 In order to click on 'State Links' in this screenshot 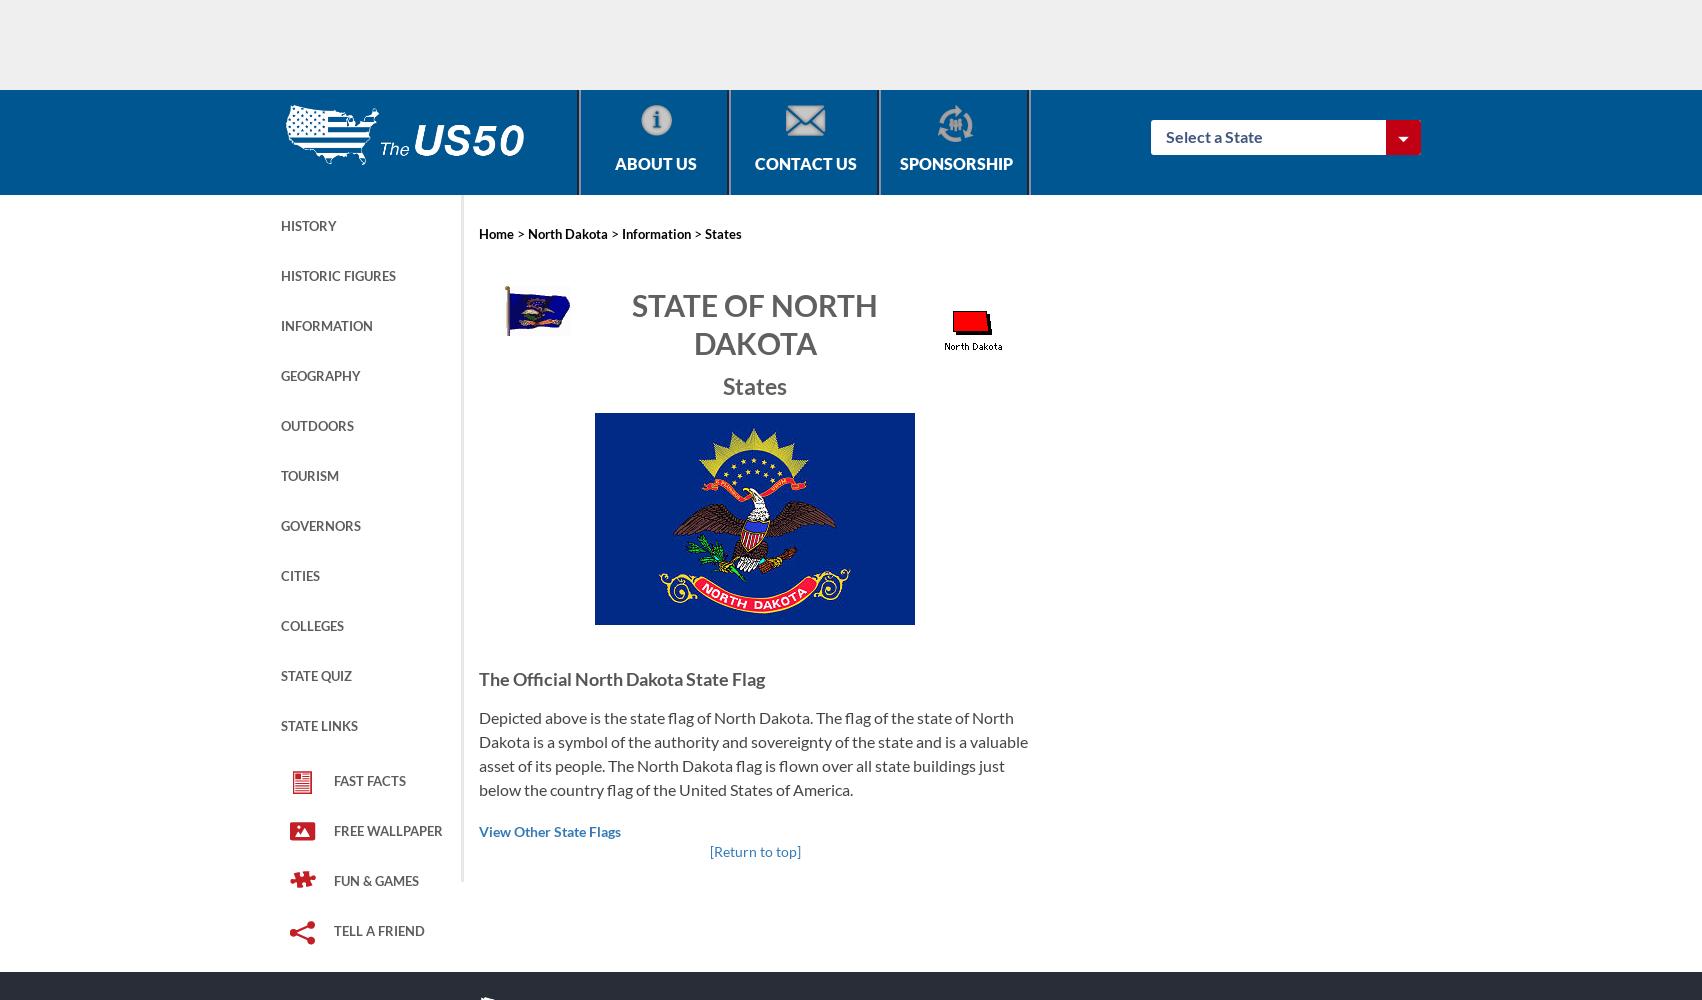, I will do `click(319, 725)`.